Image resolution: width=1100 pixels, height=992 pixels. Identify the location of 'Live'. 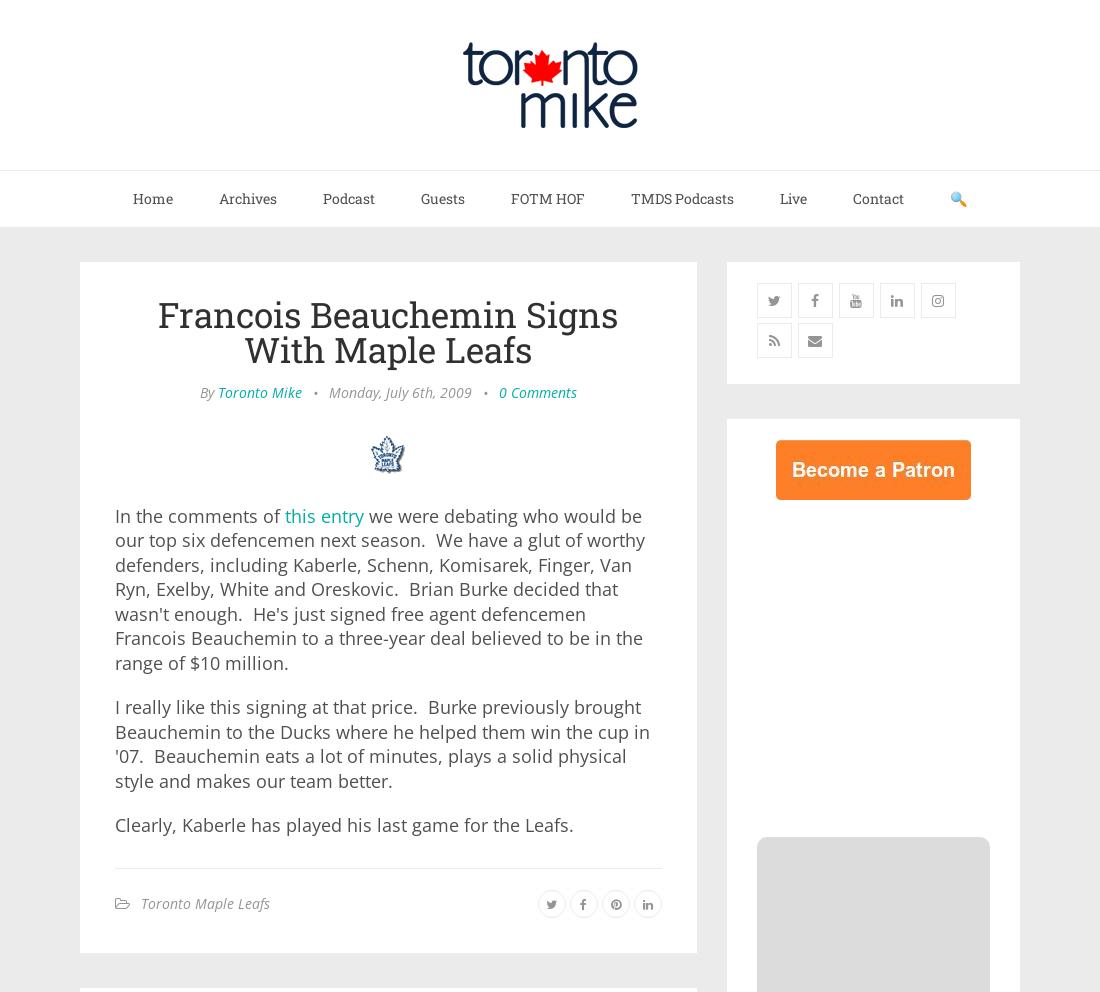
(793, 197).